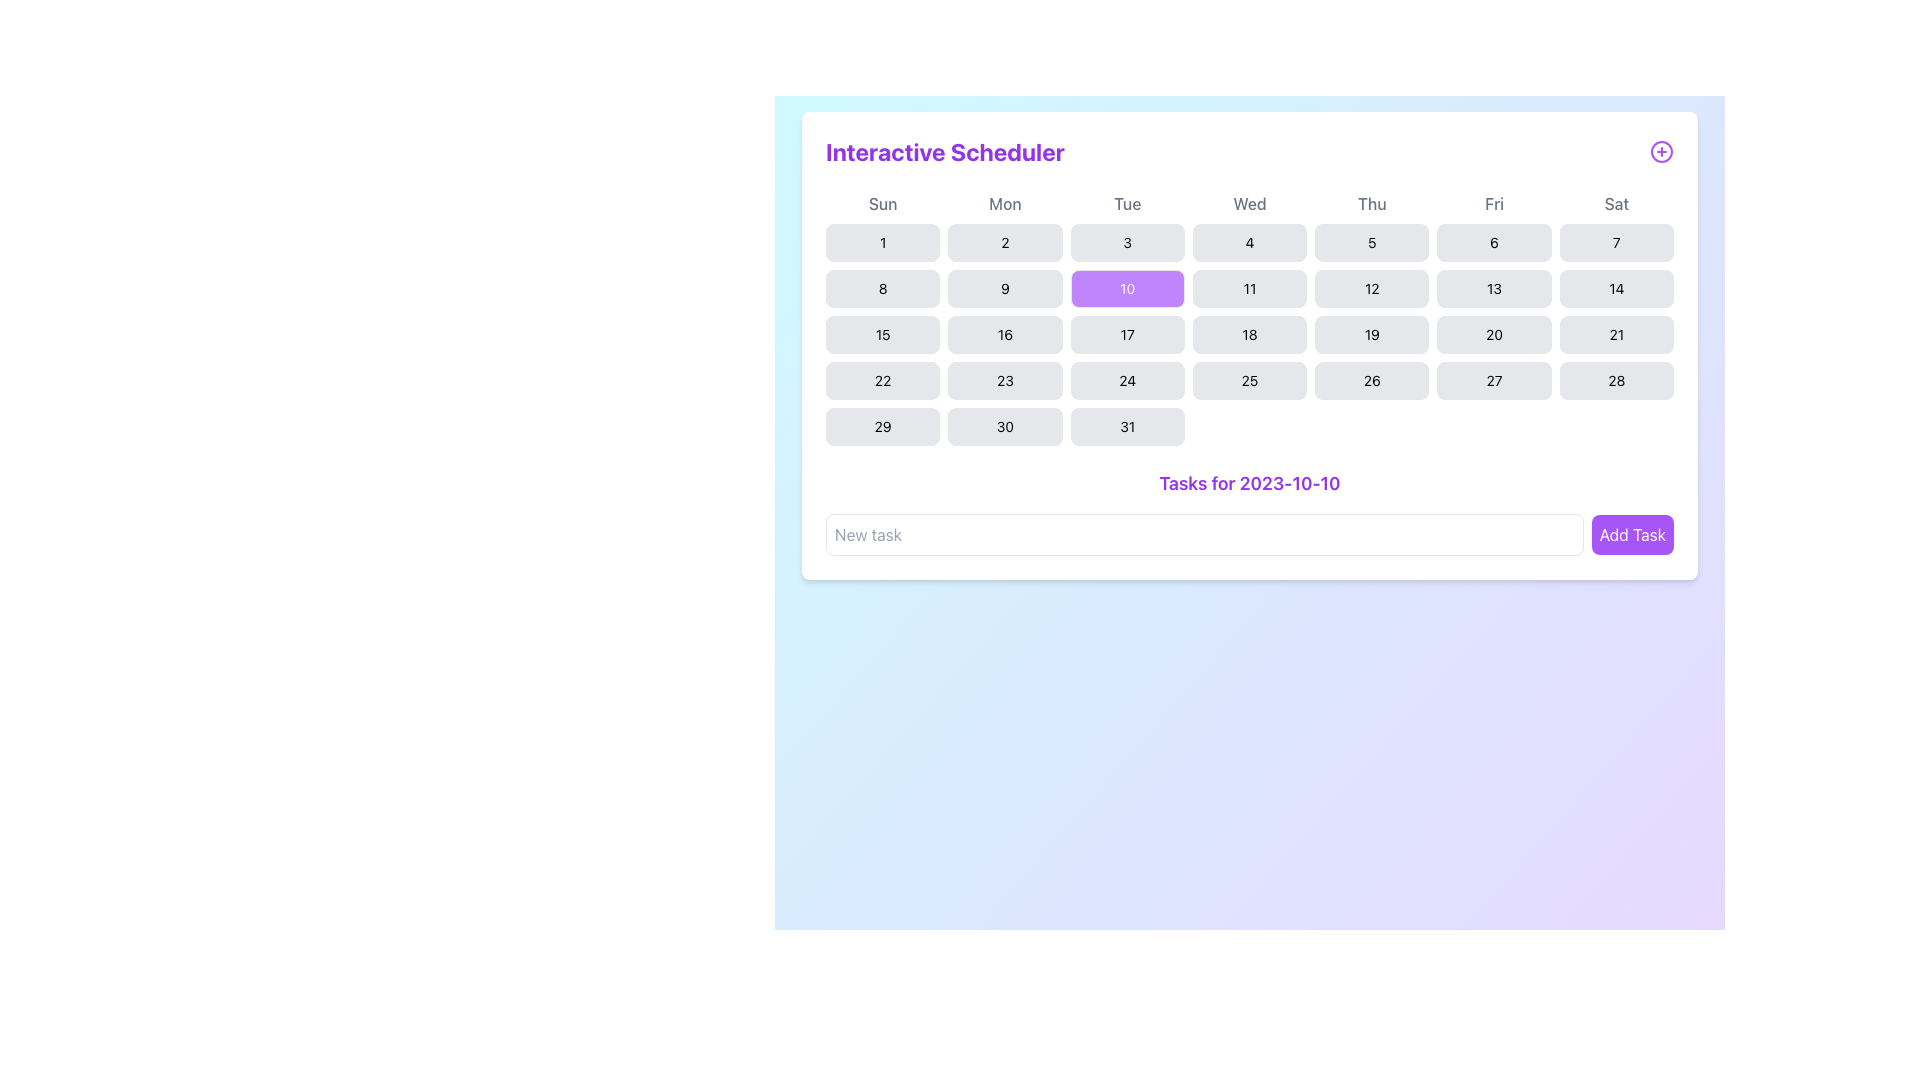 This screenshot has width=1920, height=1080. Describe the element at coordinates (1127, 426) in the screenshot. I see `the button representing the date '31' in the calendar interface` at that location.